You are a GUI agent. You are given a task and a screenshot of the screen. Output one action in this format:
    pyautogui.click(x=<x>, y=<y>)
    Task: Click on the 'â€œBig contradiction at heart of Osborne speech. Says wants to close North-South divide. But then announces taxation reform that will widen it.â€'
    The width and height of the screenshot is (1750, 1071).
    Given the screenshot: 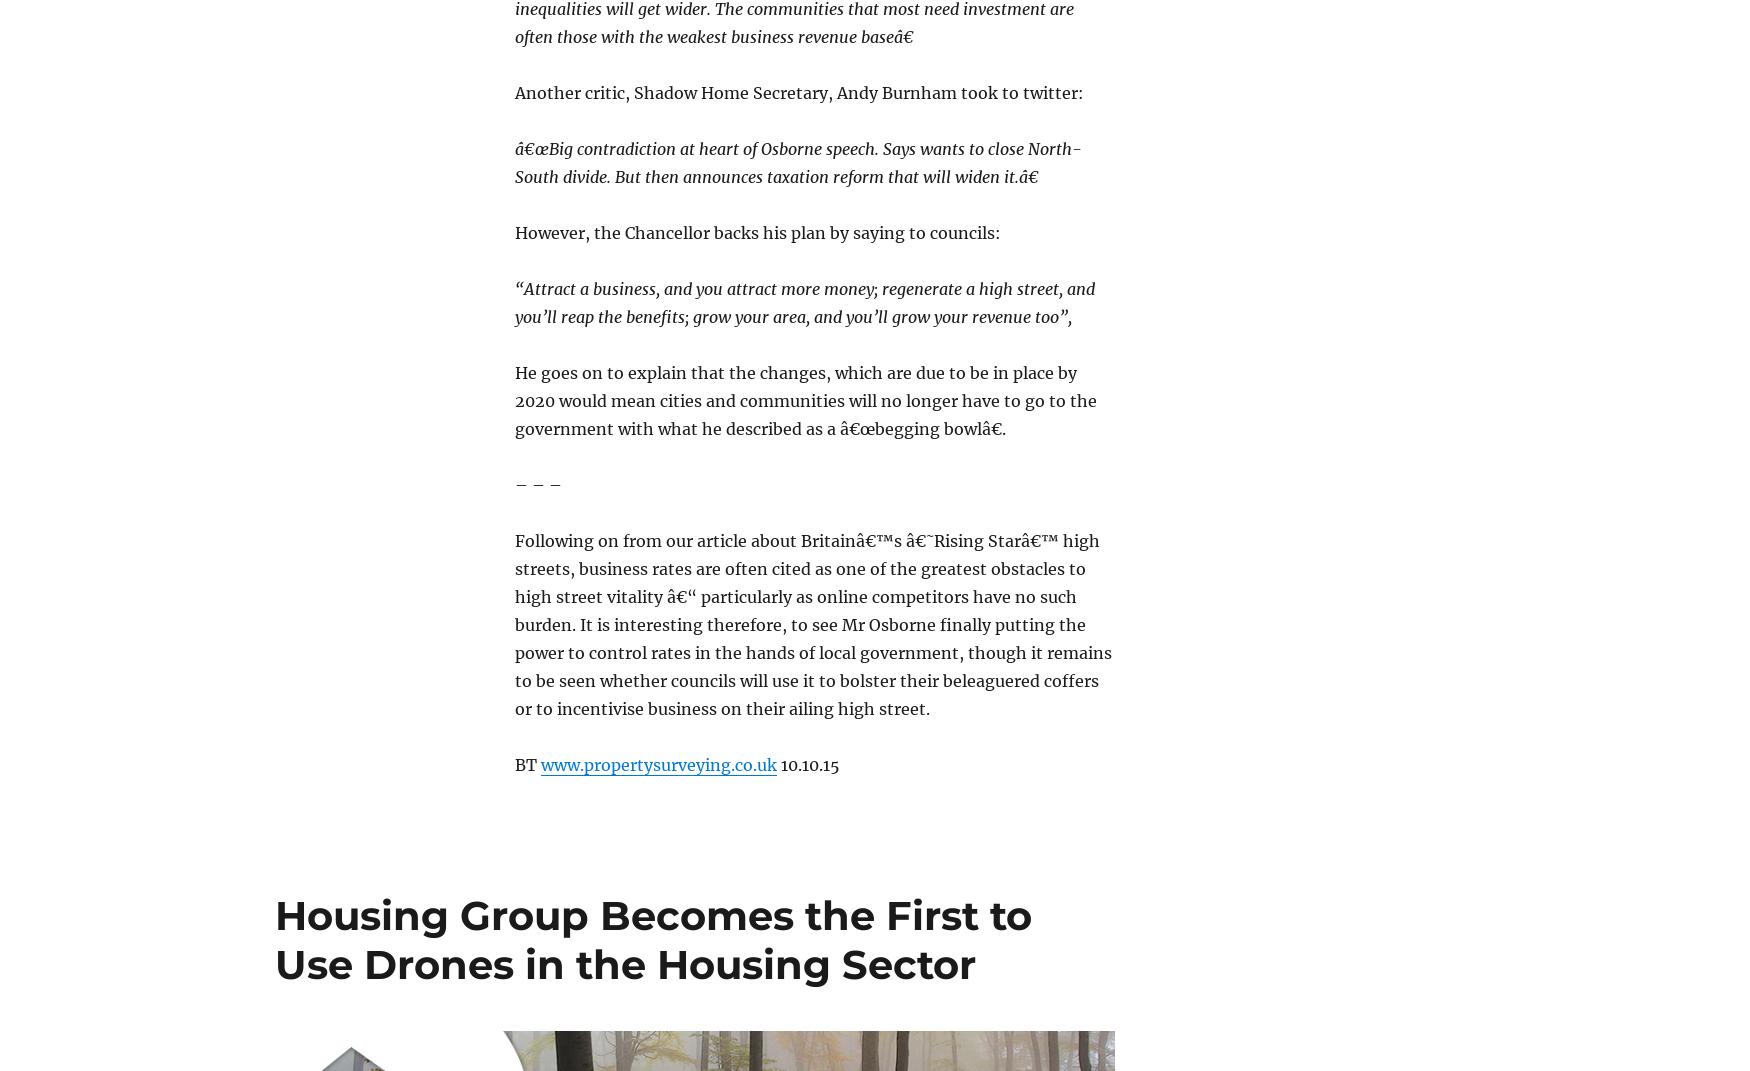 What is the action you would take?
    pyautogui.click(x=797, y=161)
    